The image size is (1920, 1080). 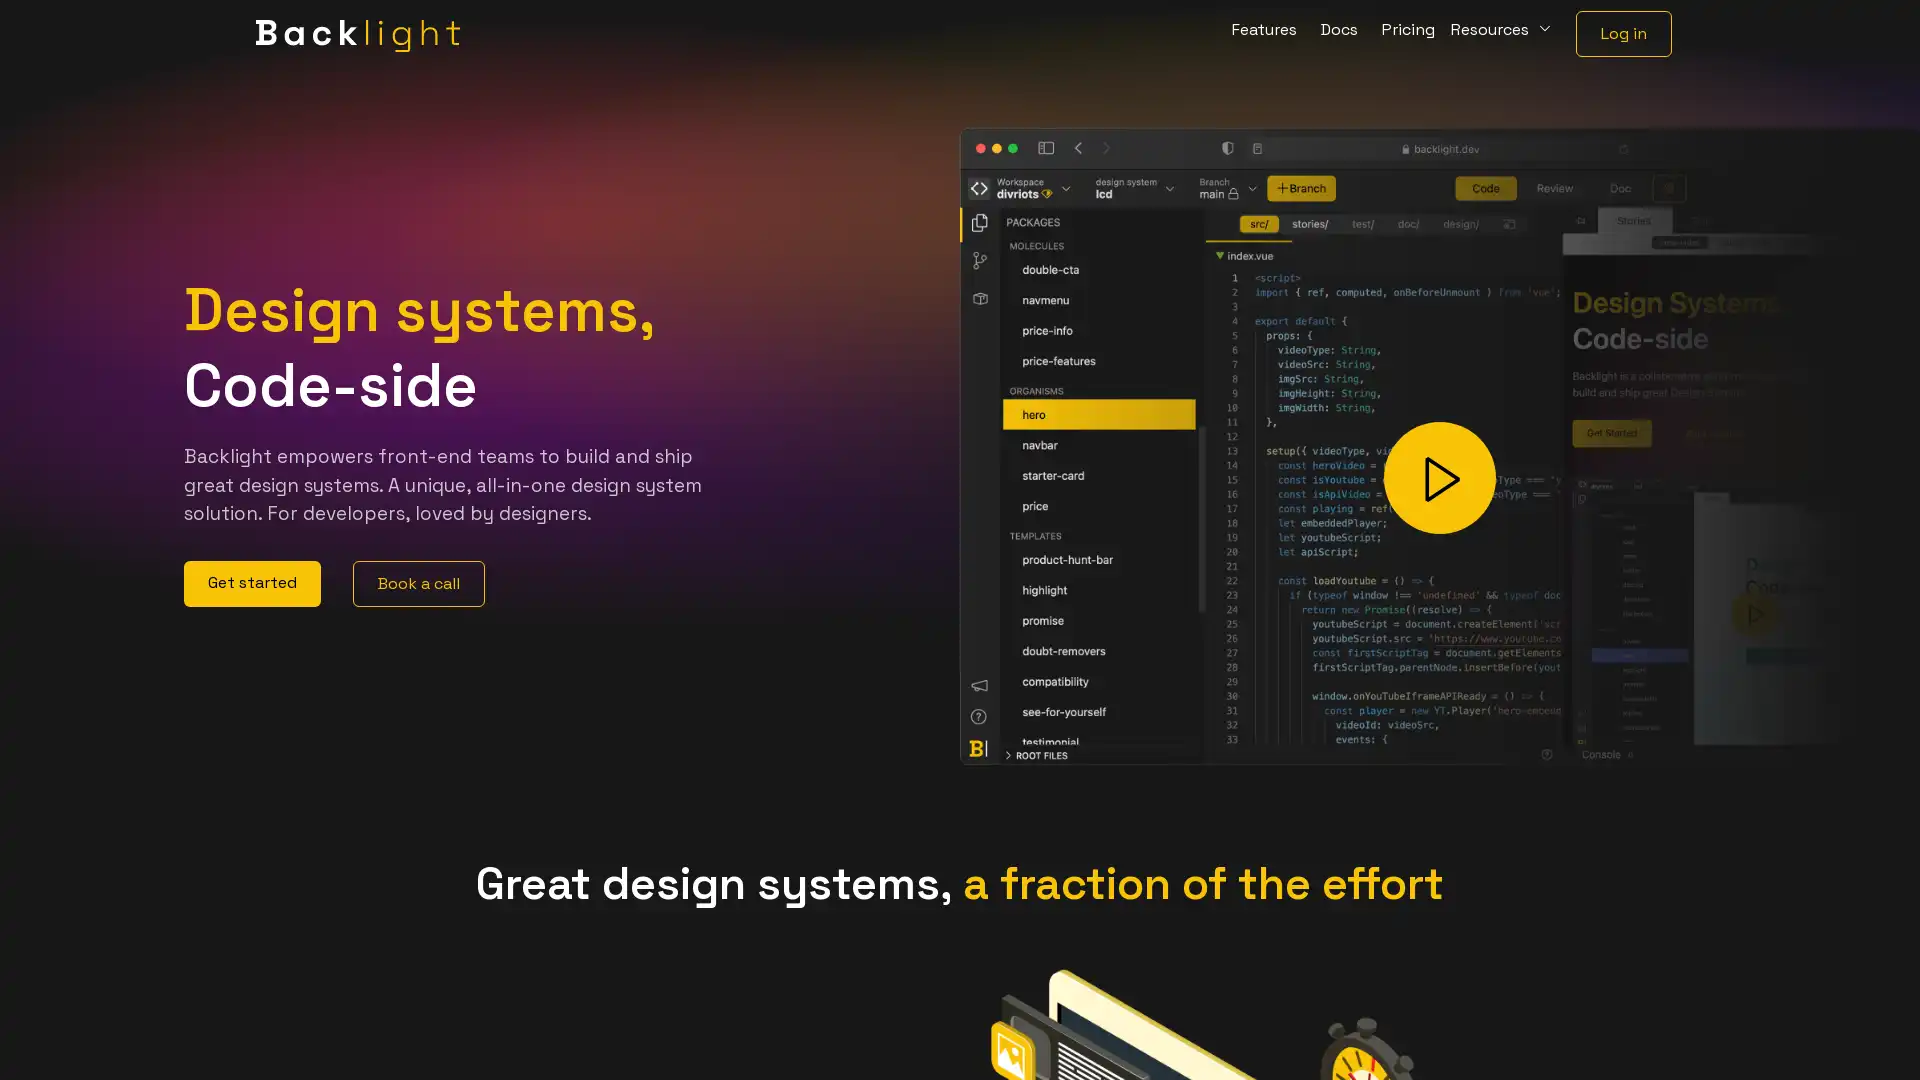 What do you see at coordinates (1440, 478) in the screenshot?
I see `Play button` at bounding box center [1440, 478].